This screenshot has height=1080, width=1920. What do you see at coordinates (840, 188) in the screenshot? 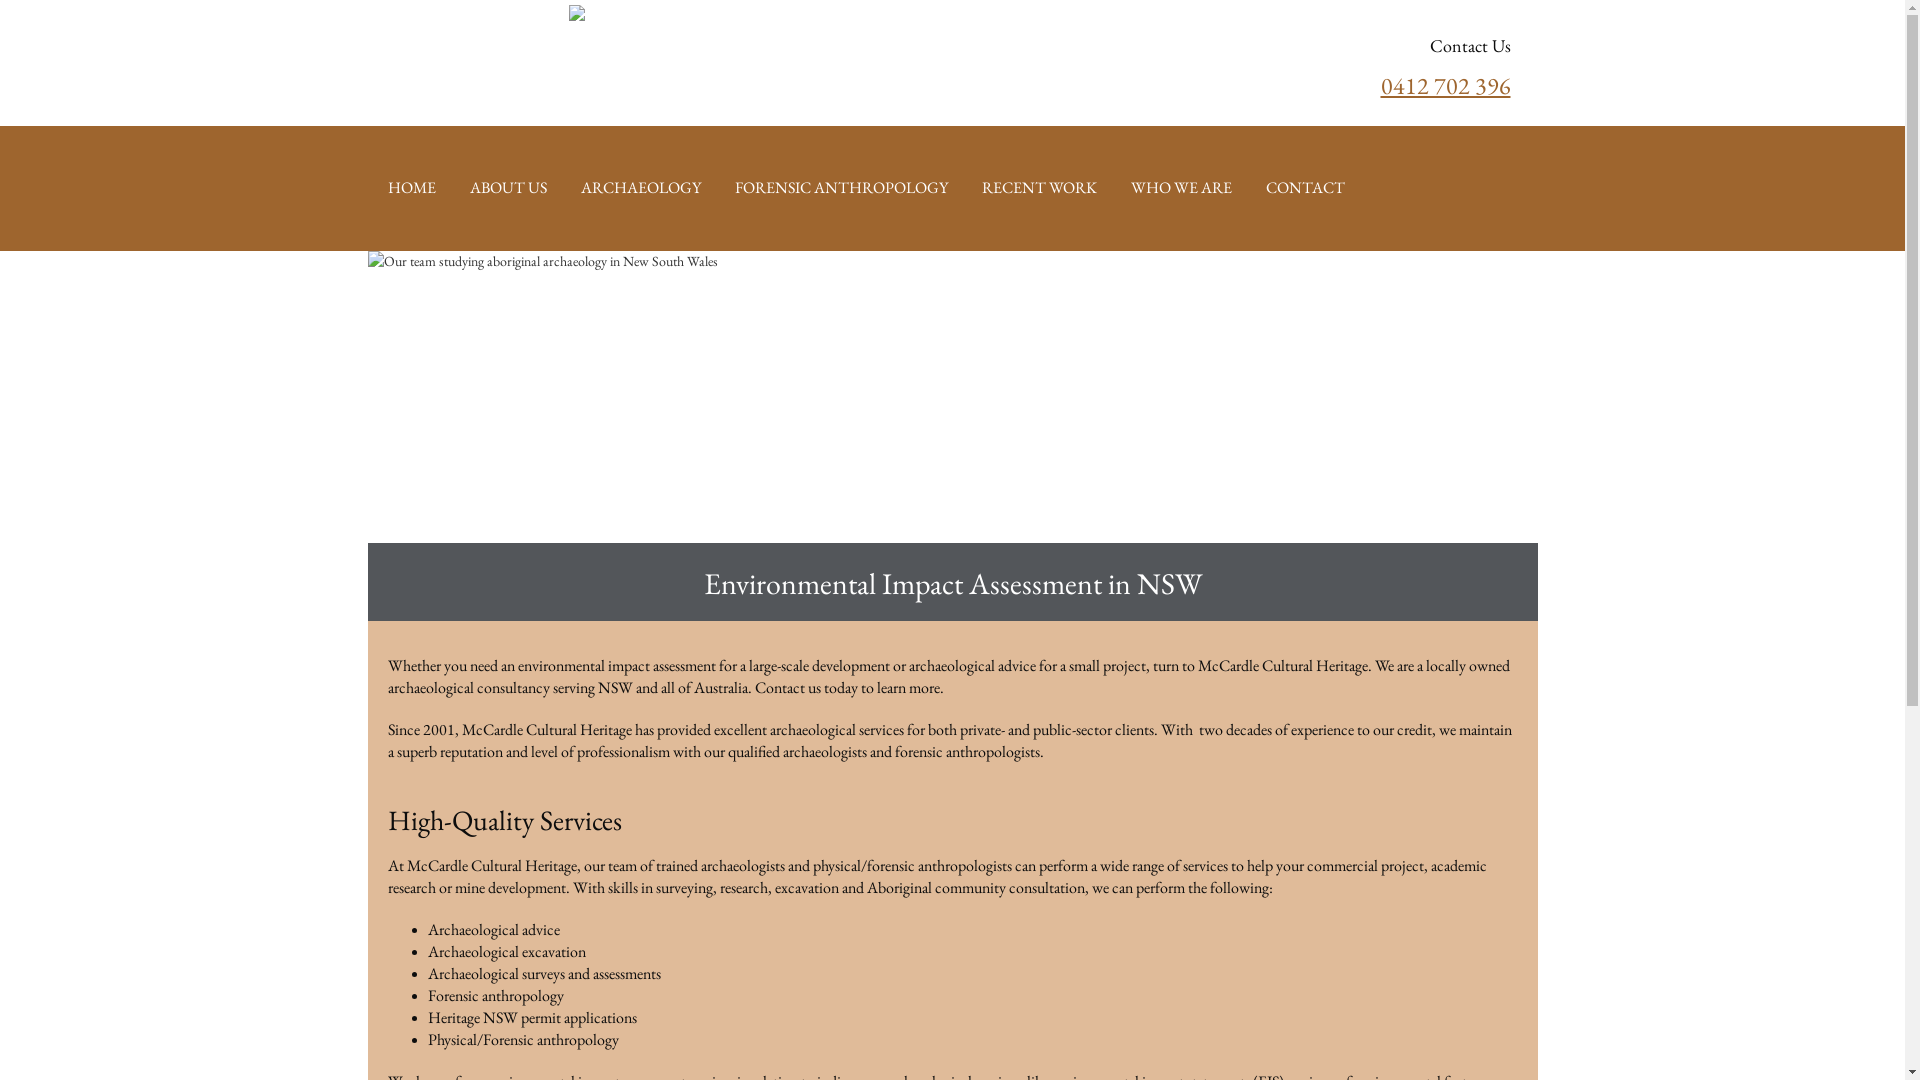
I see `'FORENSIC ANTHROPOLOGY'` at bounding box center [840, 188].